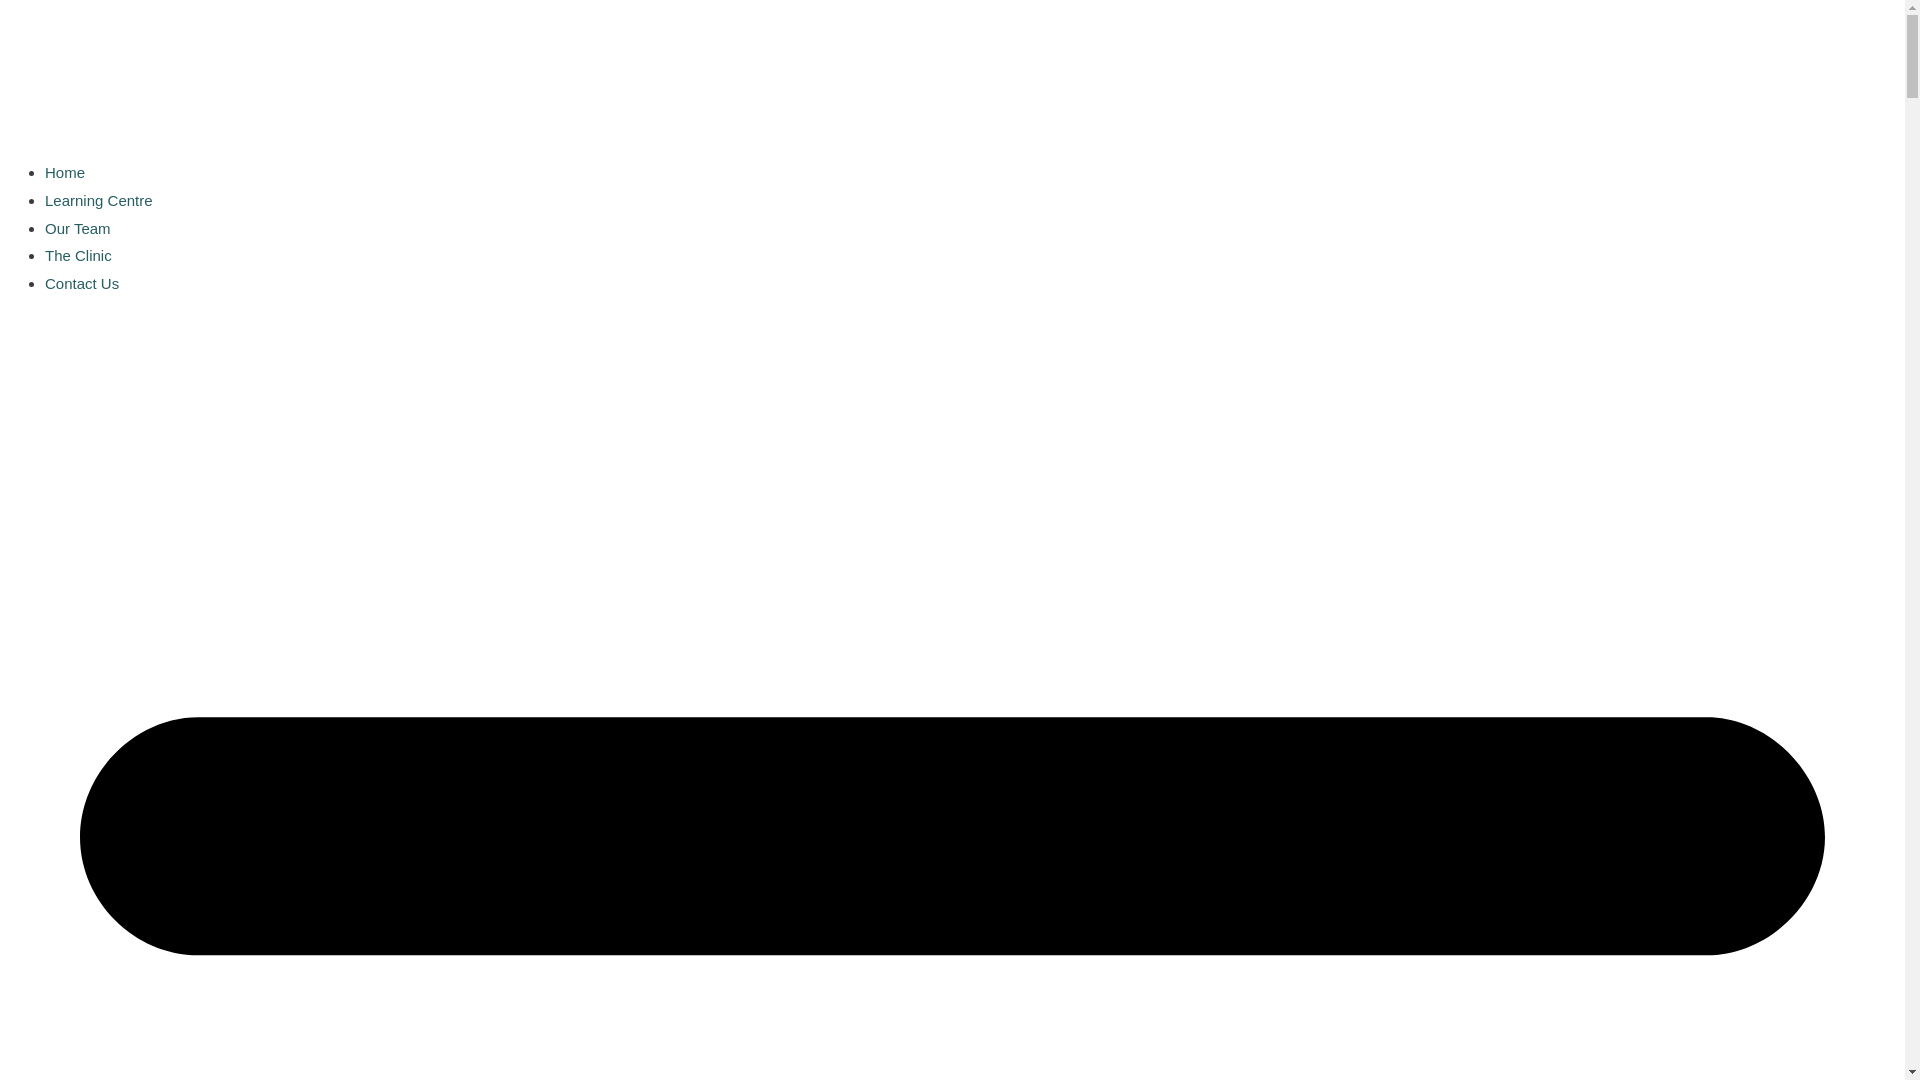  I want to click on 'Contact Us', so click(80, 283).